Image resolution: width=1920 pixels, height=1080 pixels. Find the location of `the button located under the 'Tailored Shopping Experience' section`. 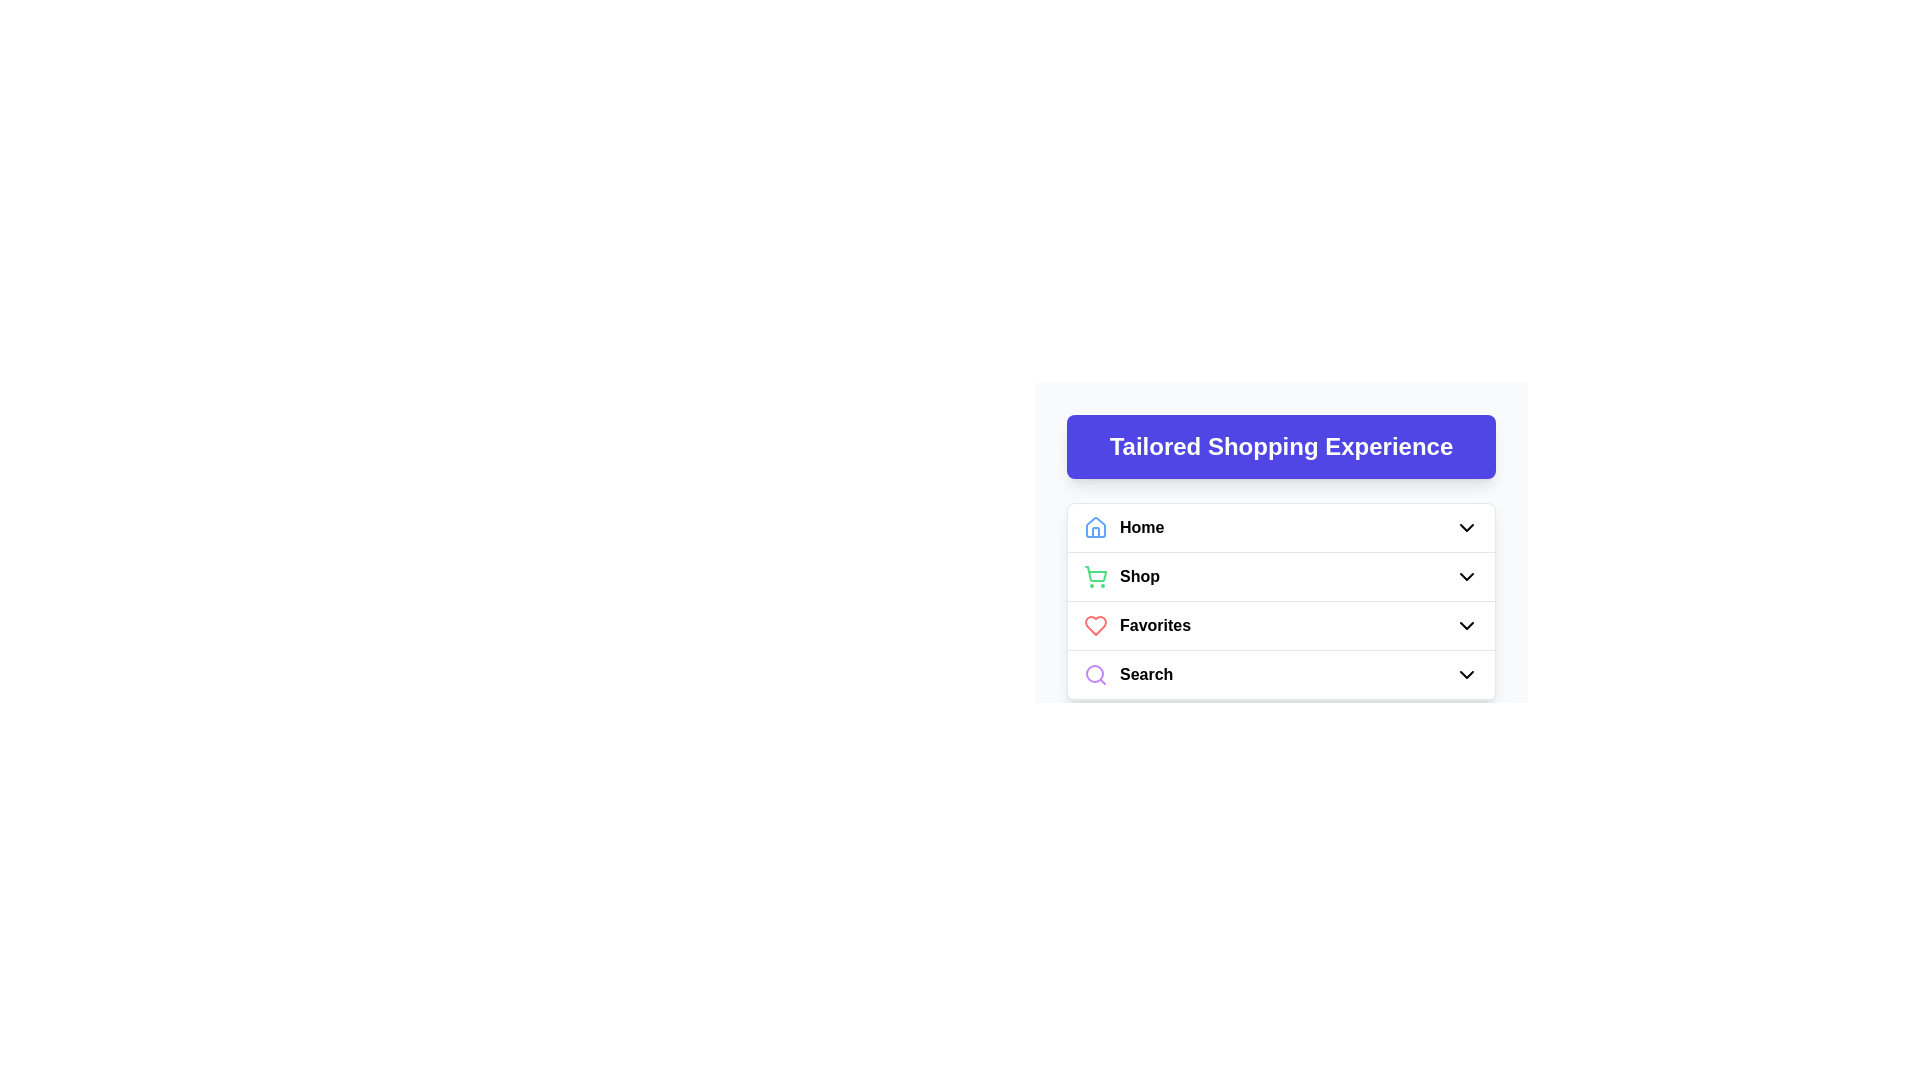

the button located under the 'Tailored Shopping Experience' section is located at coordinates (1281, 675).